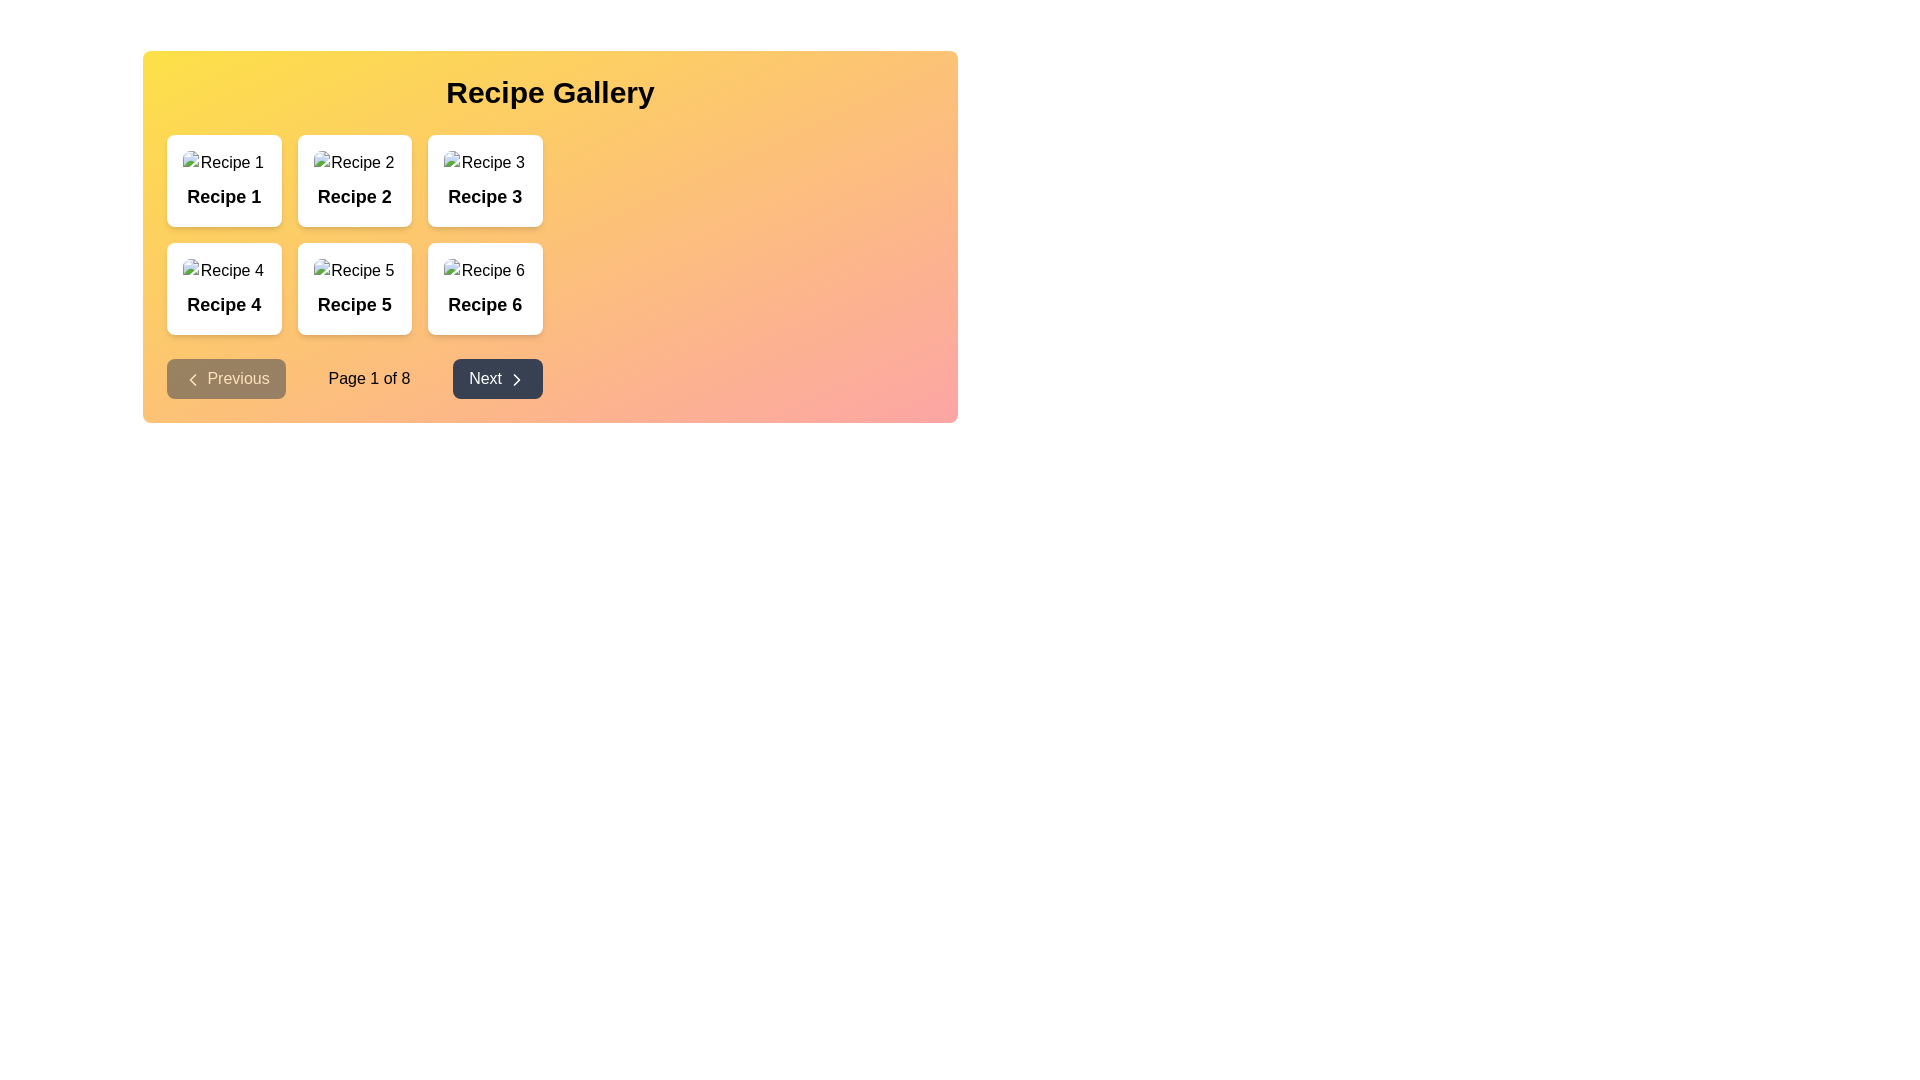 This screenshot has height=1080, width=1920. What do you see at coordinates (516, 379) in the screenshot?
I see `the right-facing chevron icon located inside the dark button labeled 'Next' at the bottom-right corner of the recipe gallery interface` at bounding box center [516, 379].